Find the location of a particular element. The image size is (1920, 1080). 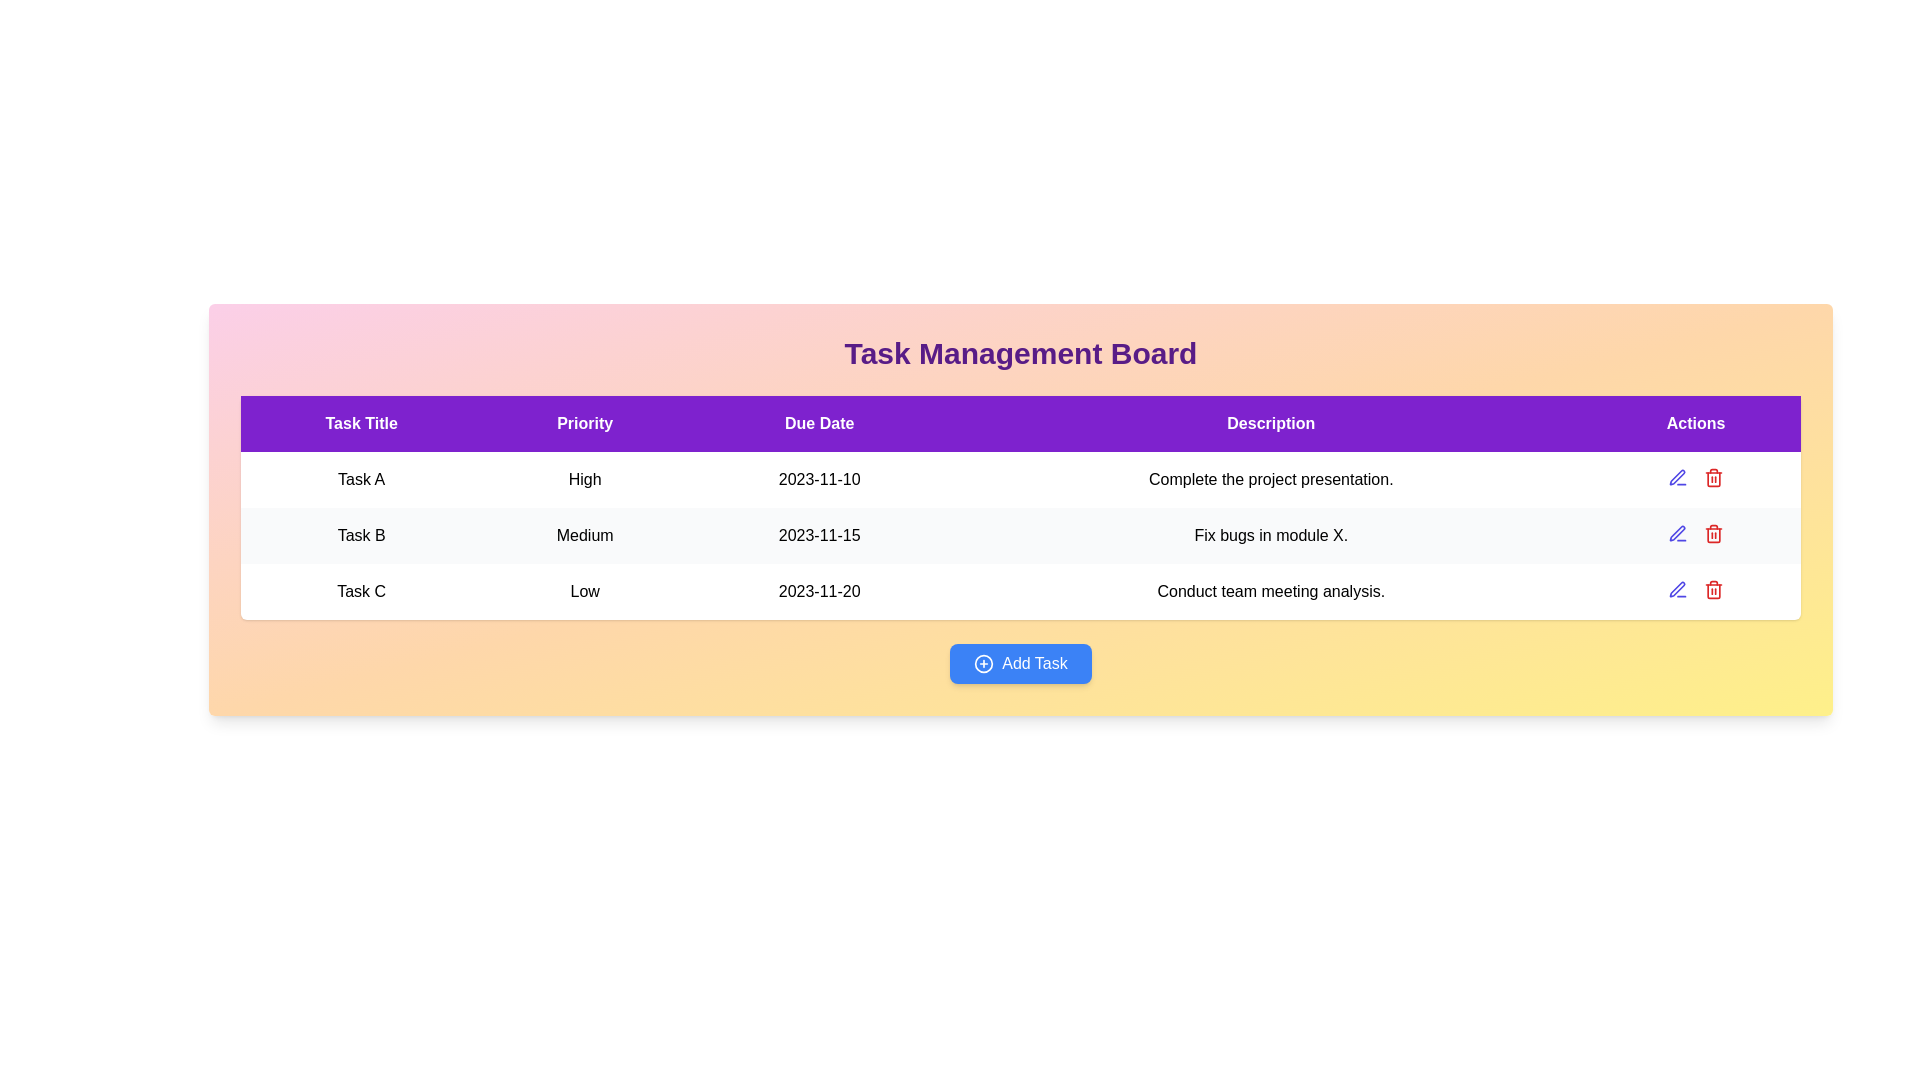

the pencil icon button located in the last row under the 'Actions' column for 'Task C' to initiate an edit action is located at coordinates (1677, 588).